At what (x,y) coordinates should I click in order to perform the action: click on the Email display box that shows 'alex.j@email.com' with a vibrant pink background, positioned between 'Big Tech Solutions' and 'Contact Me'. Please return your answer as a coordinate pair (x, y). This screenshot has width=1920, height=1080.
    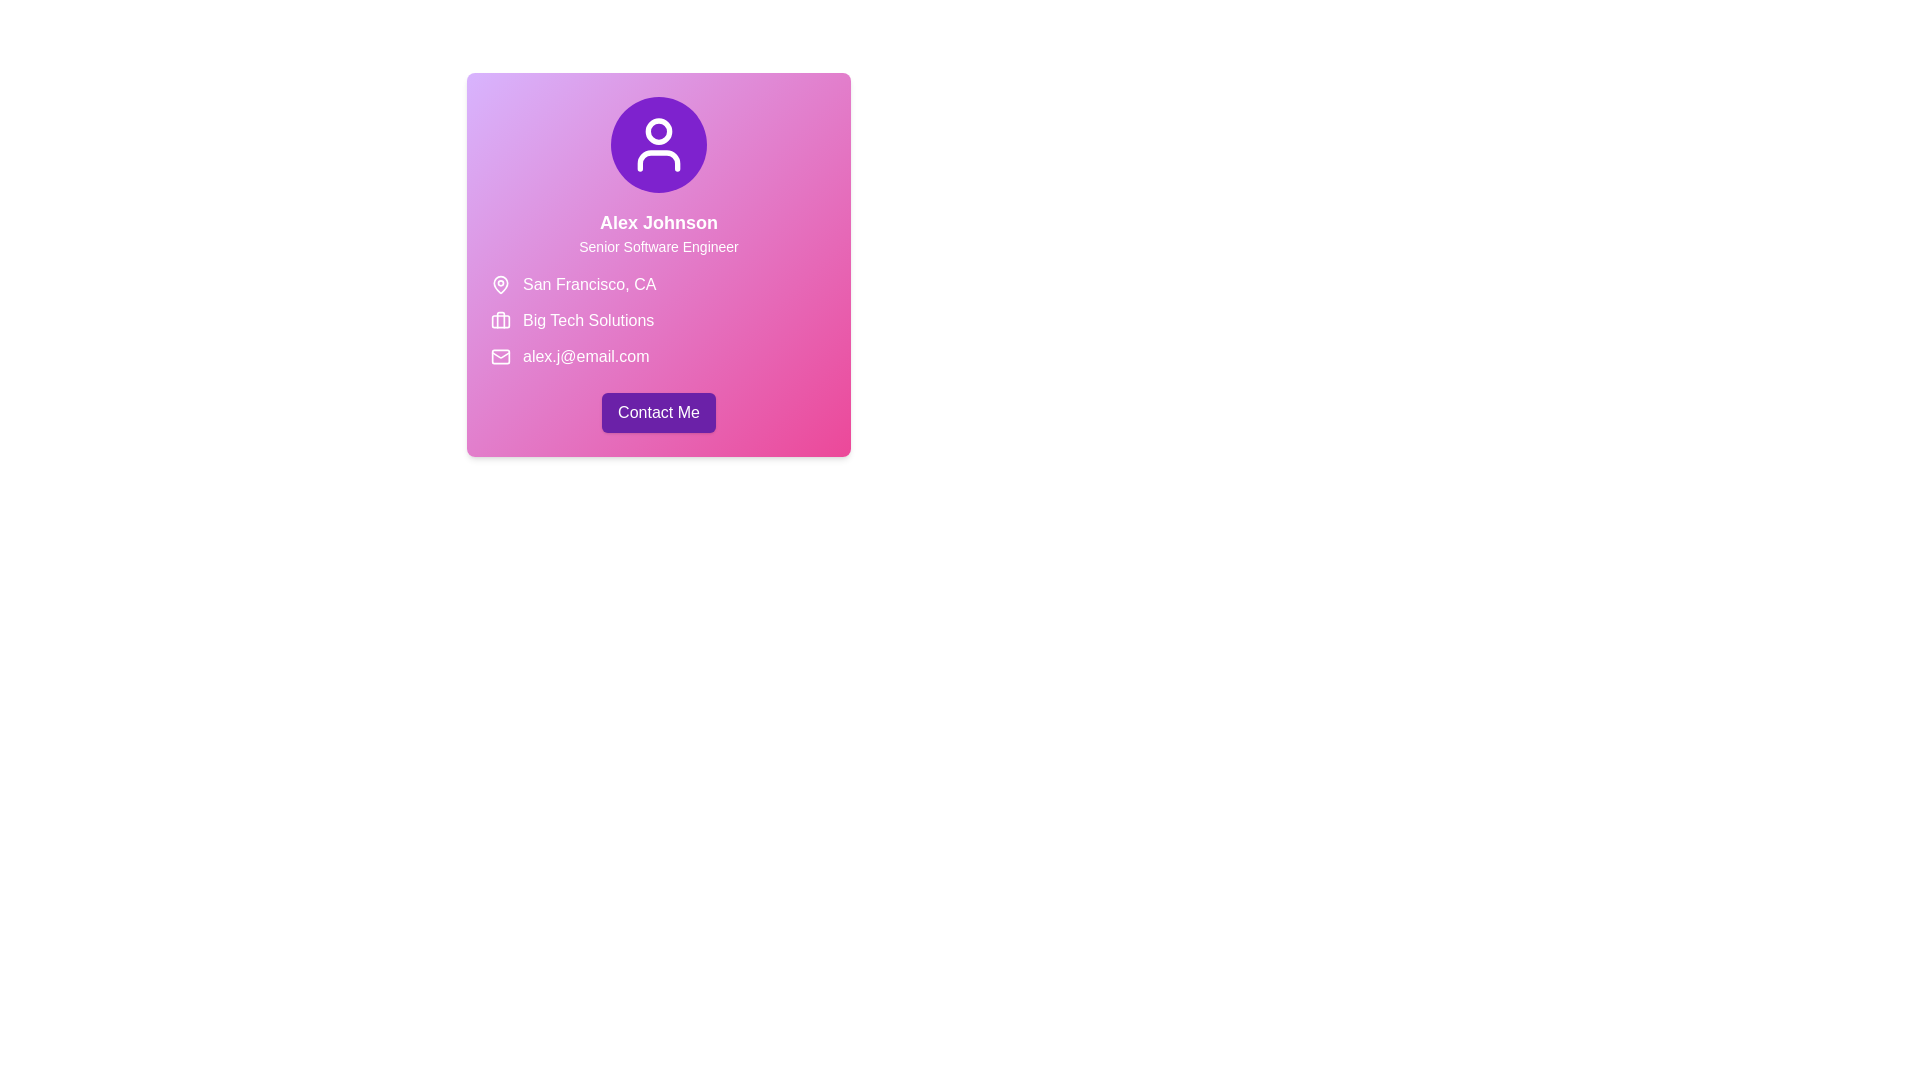
    Looking at the image, I should click on (658, 356).